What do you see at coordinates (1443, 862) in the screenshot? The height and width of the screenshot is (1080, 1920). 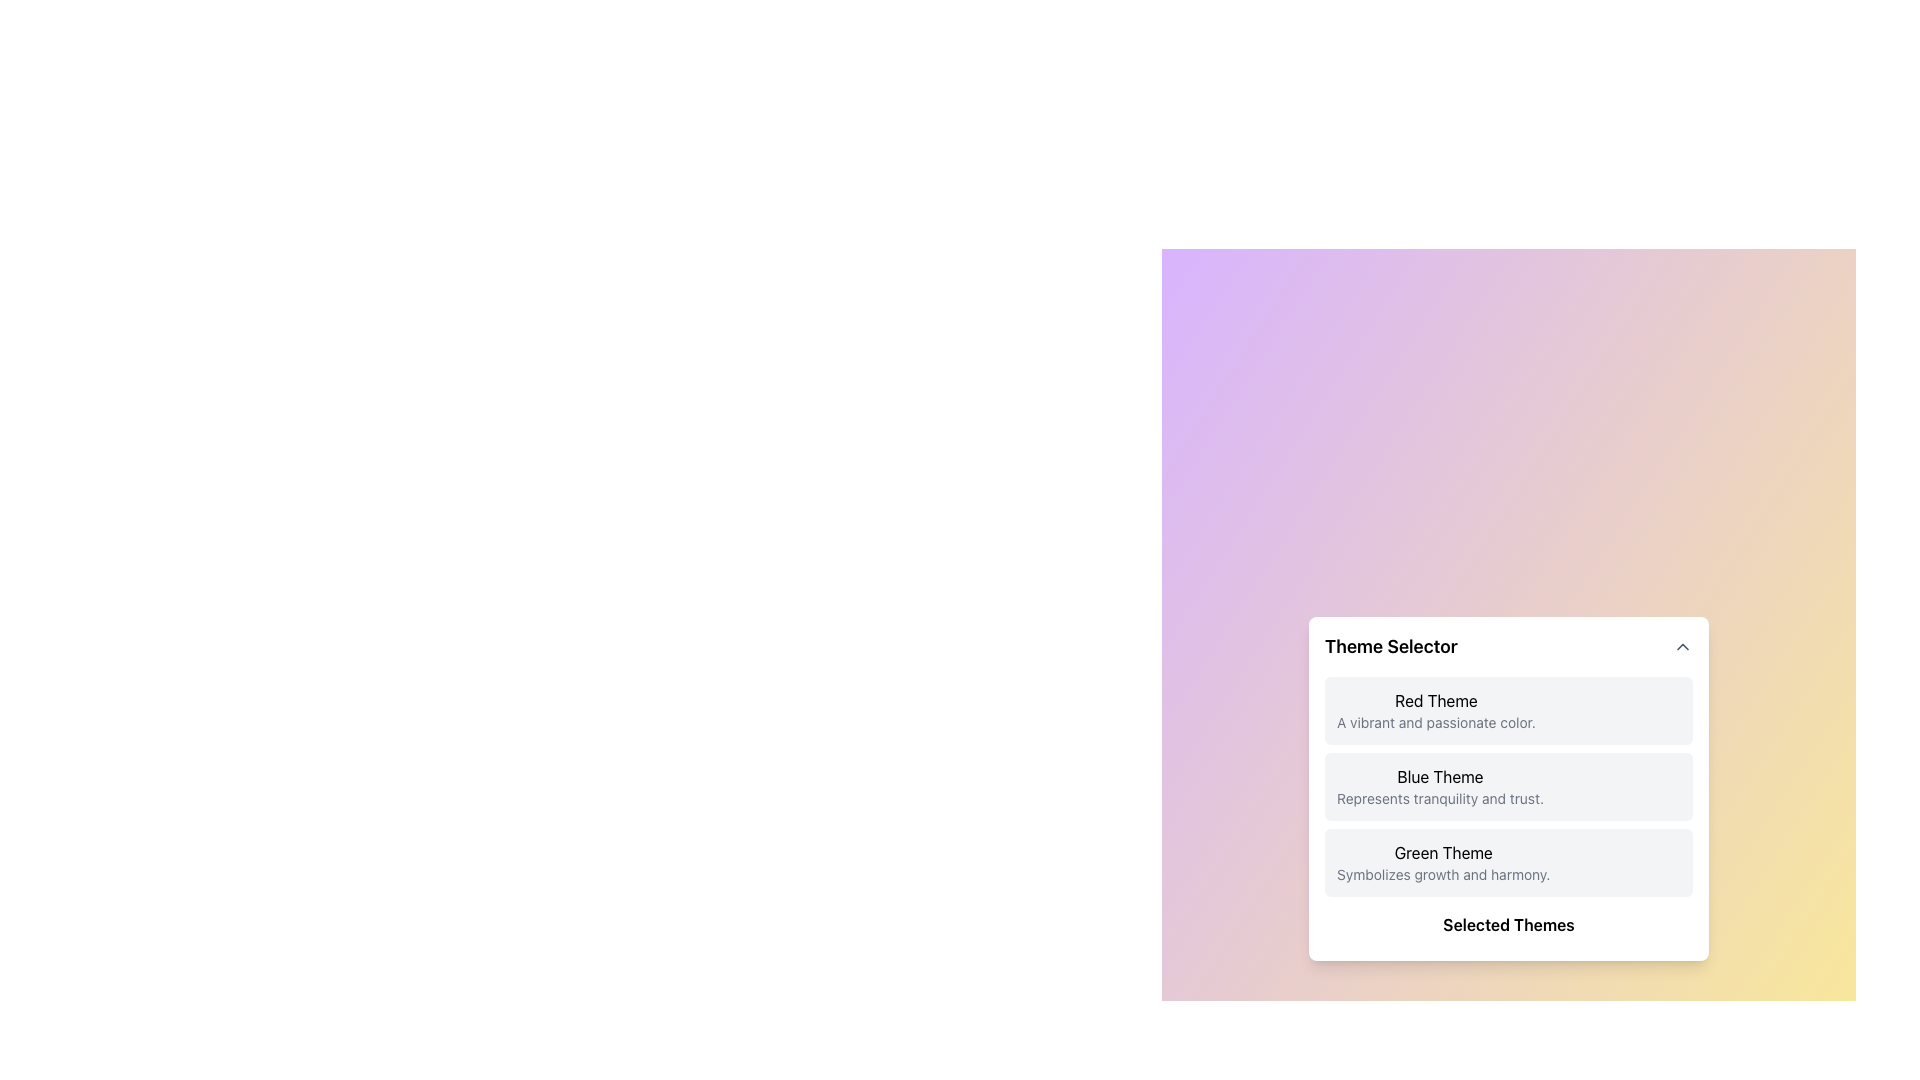 I see `the Text content block labeled 'Green Theme' which contains the heading in bold and a description in gray font, located at the center of the interface` at bounding box center [1443, 862].